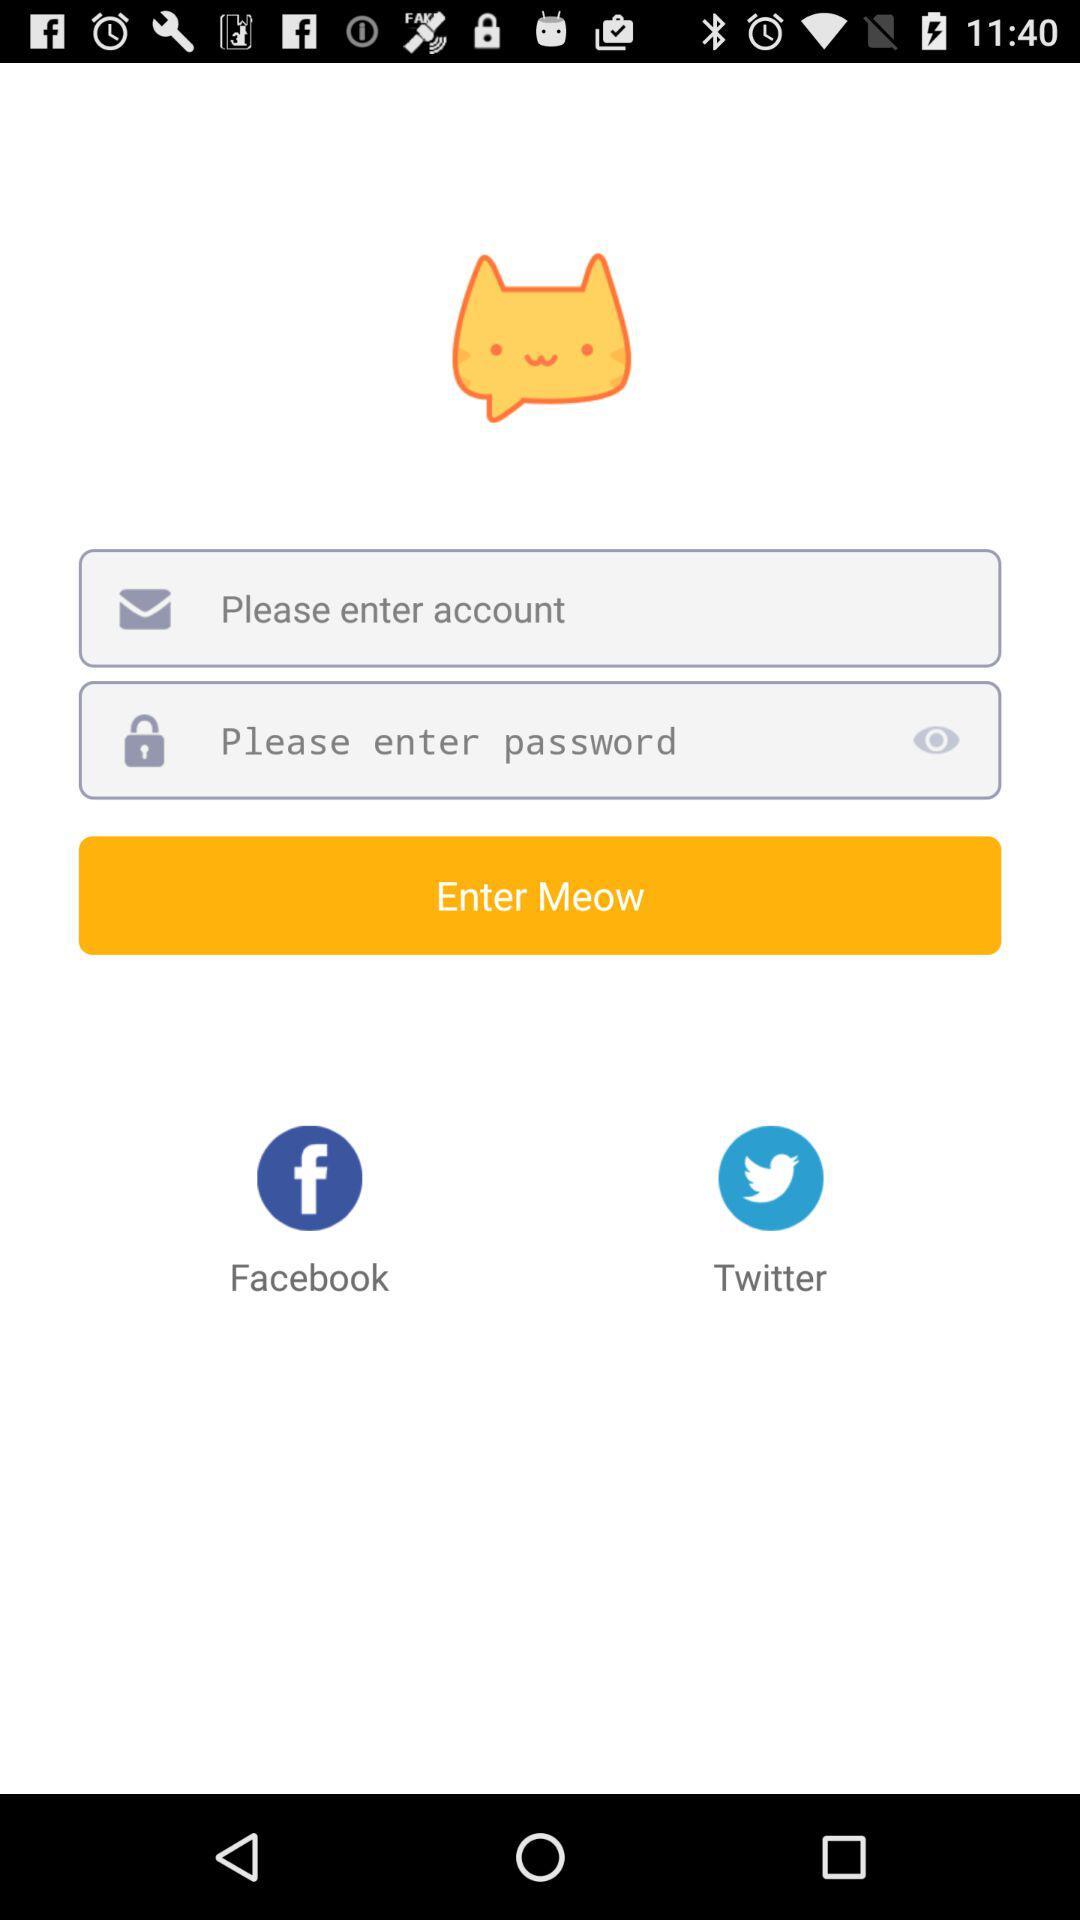 This screenshot has width=1080, height=1920. Describe the element at coordinates (935, 791) in the screenshot. I see `the visibility icon` at that location.